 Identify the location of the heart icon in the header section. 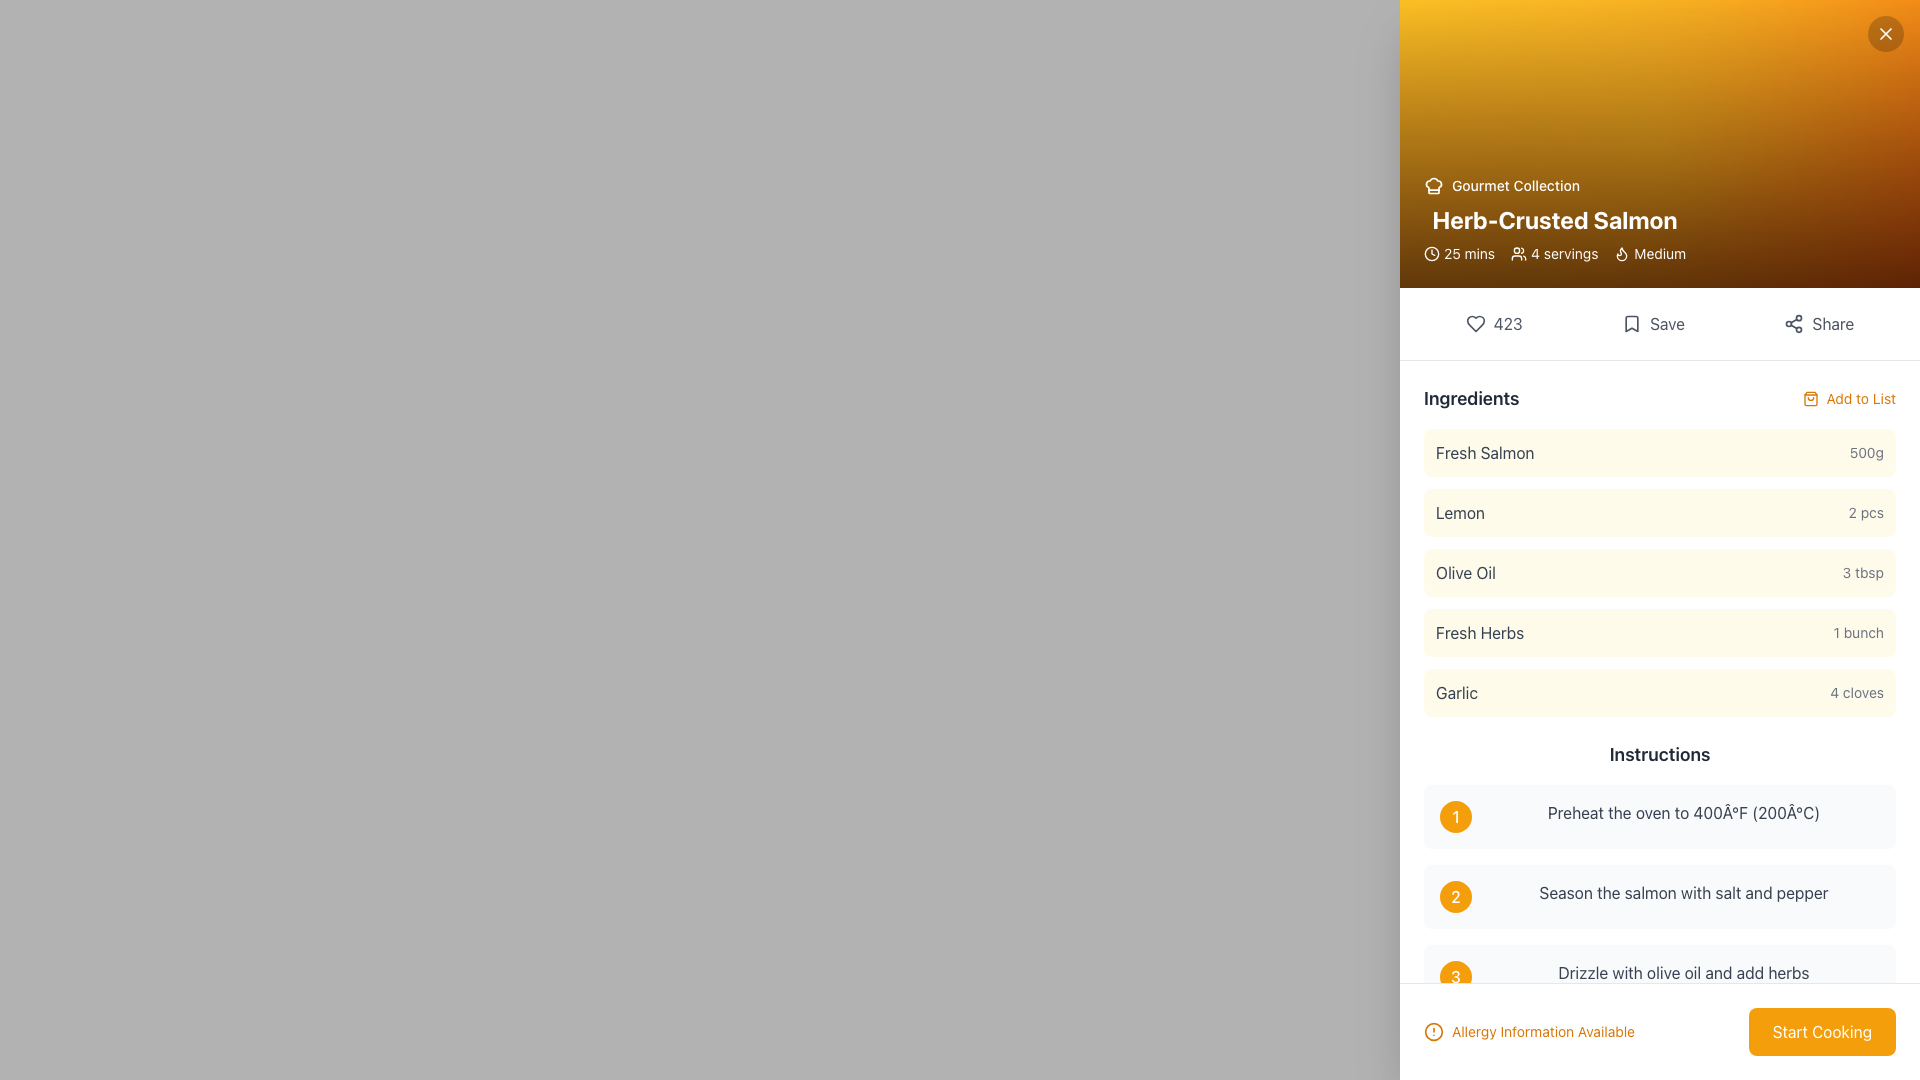
(1475, 323).